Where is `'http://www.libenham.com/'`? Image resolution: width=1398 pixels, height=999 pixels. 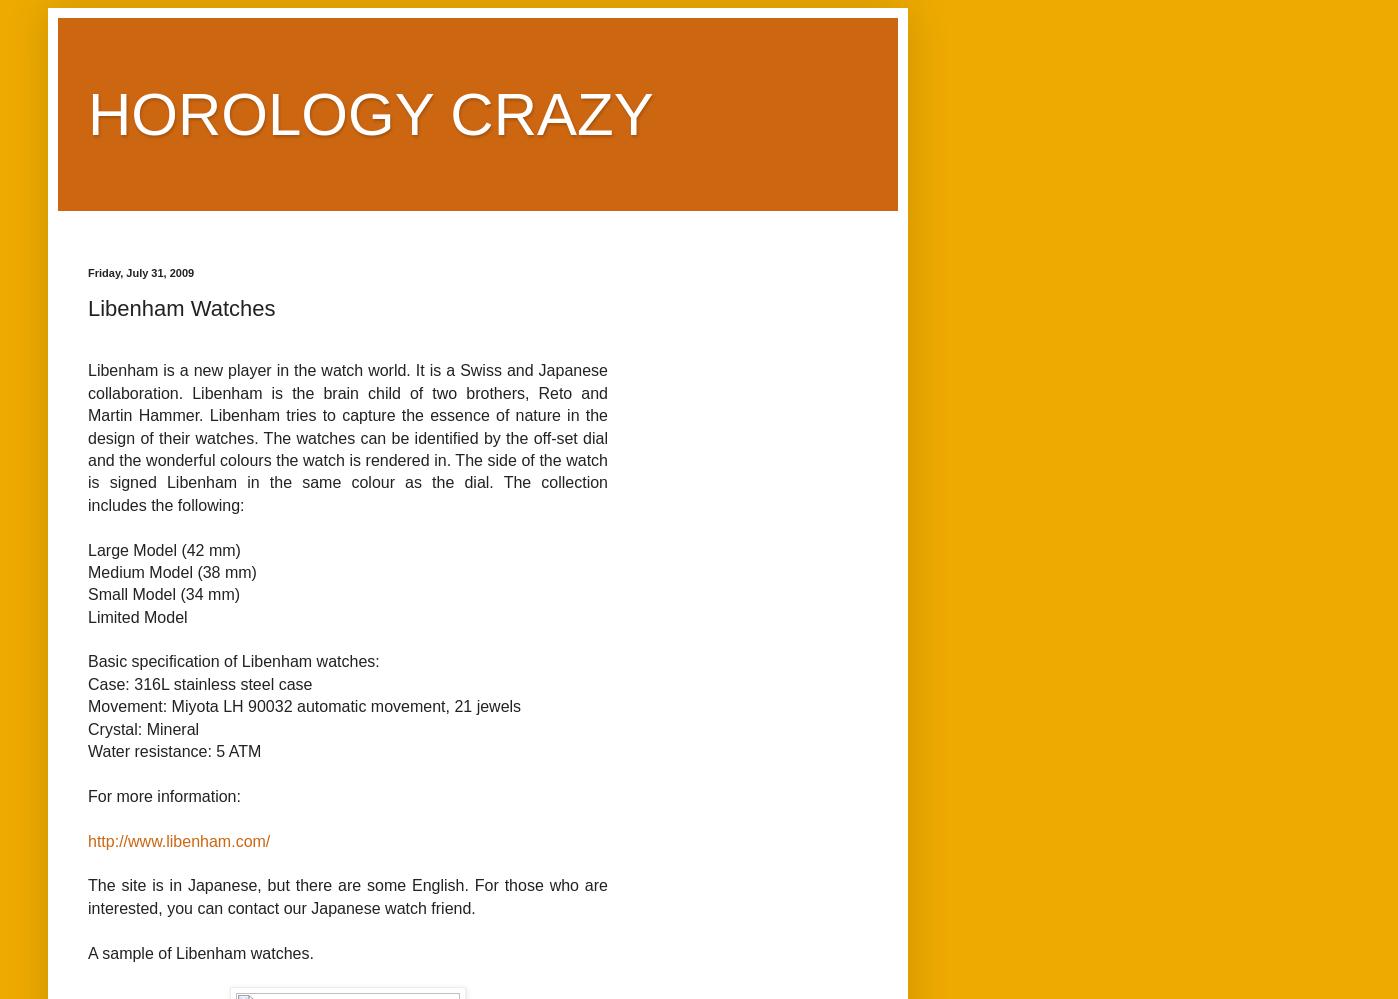 'http://www.libenham.com/' is located at coordinates (178, 839).